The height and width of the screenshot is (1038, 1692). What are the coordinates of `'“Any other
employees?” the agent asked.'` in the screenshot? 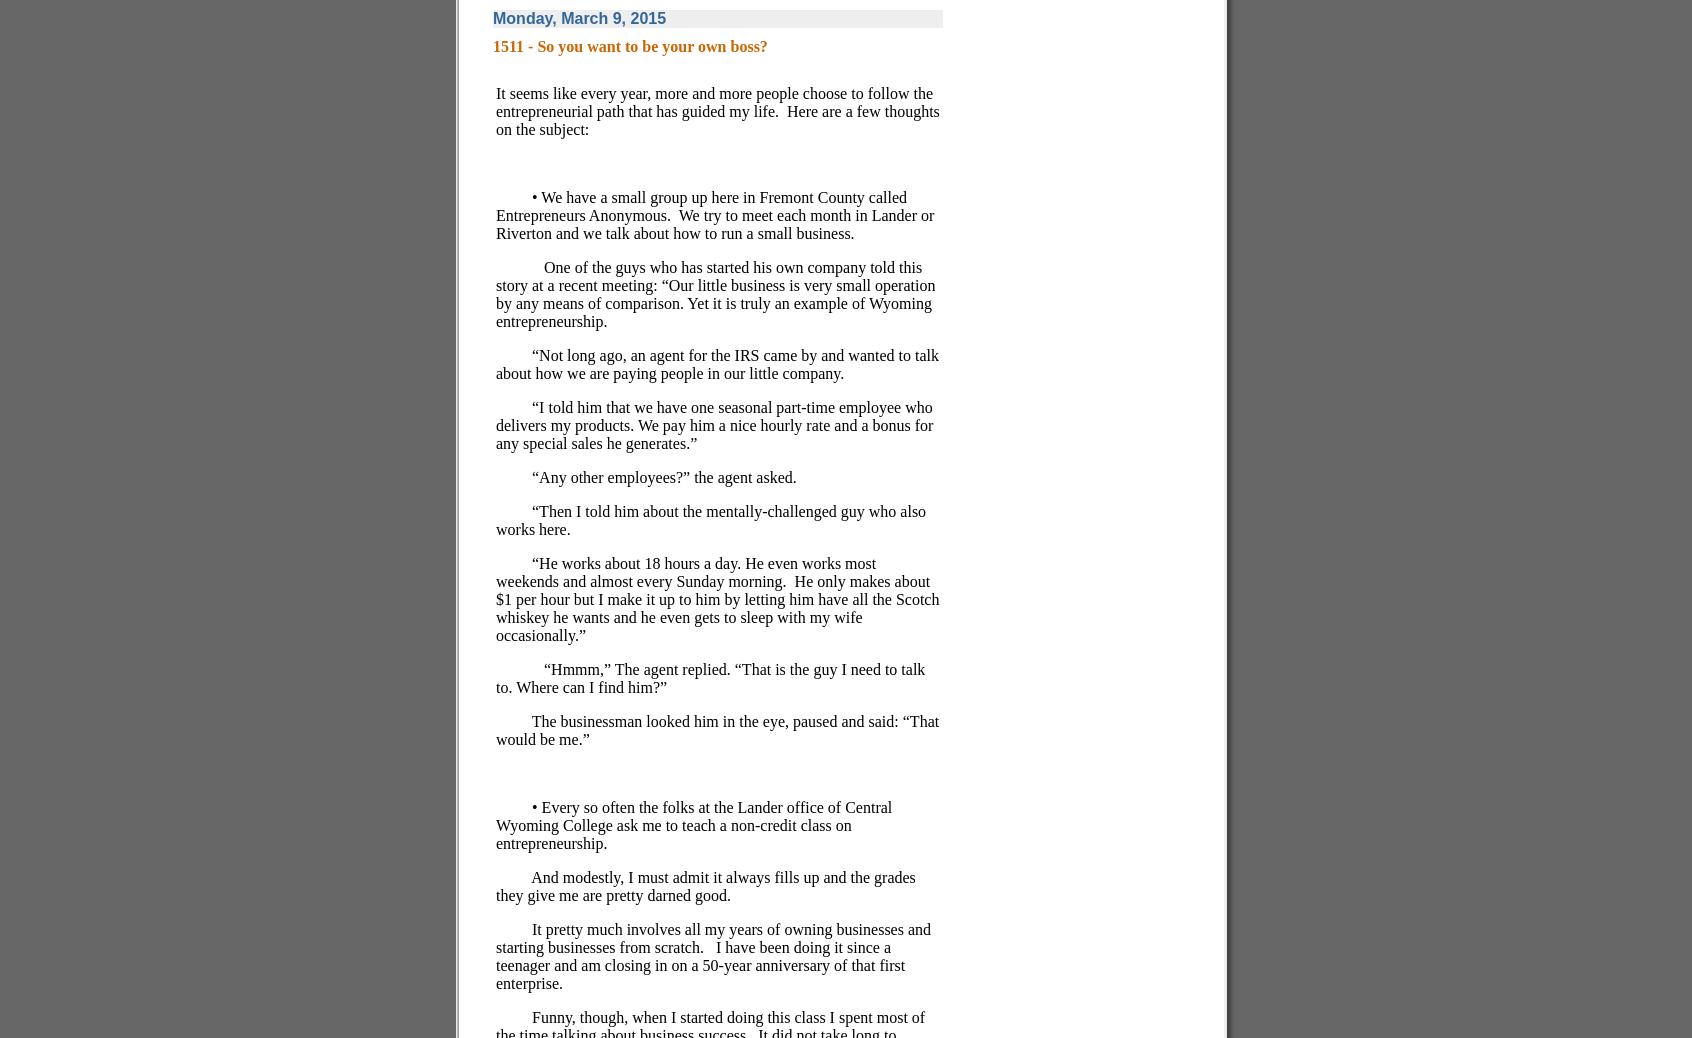 It's located at (663, 476).